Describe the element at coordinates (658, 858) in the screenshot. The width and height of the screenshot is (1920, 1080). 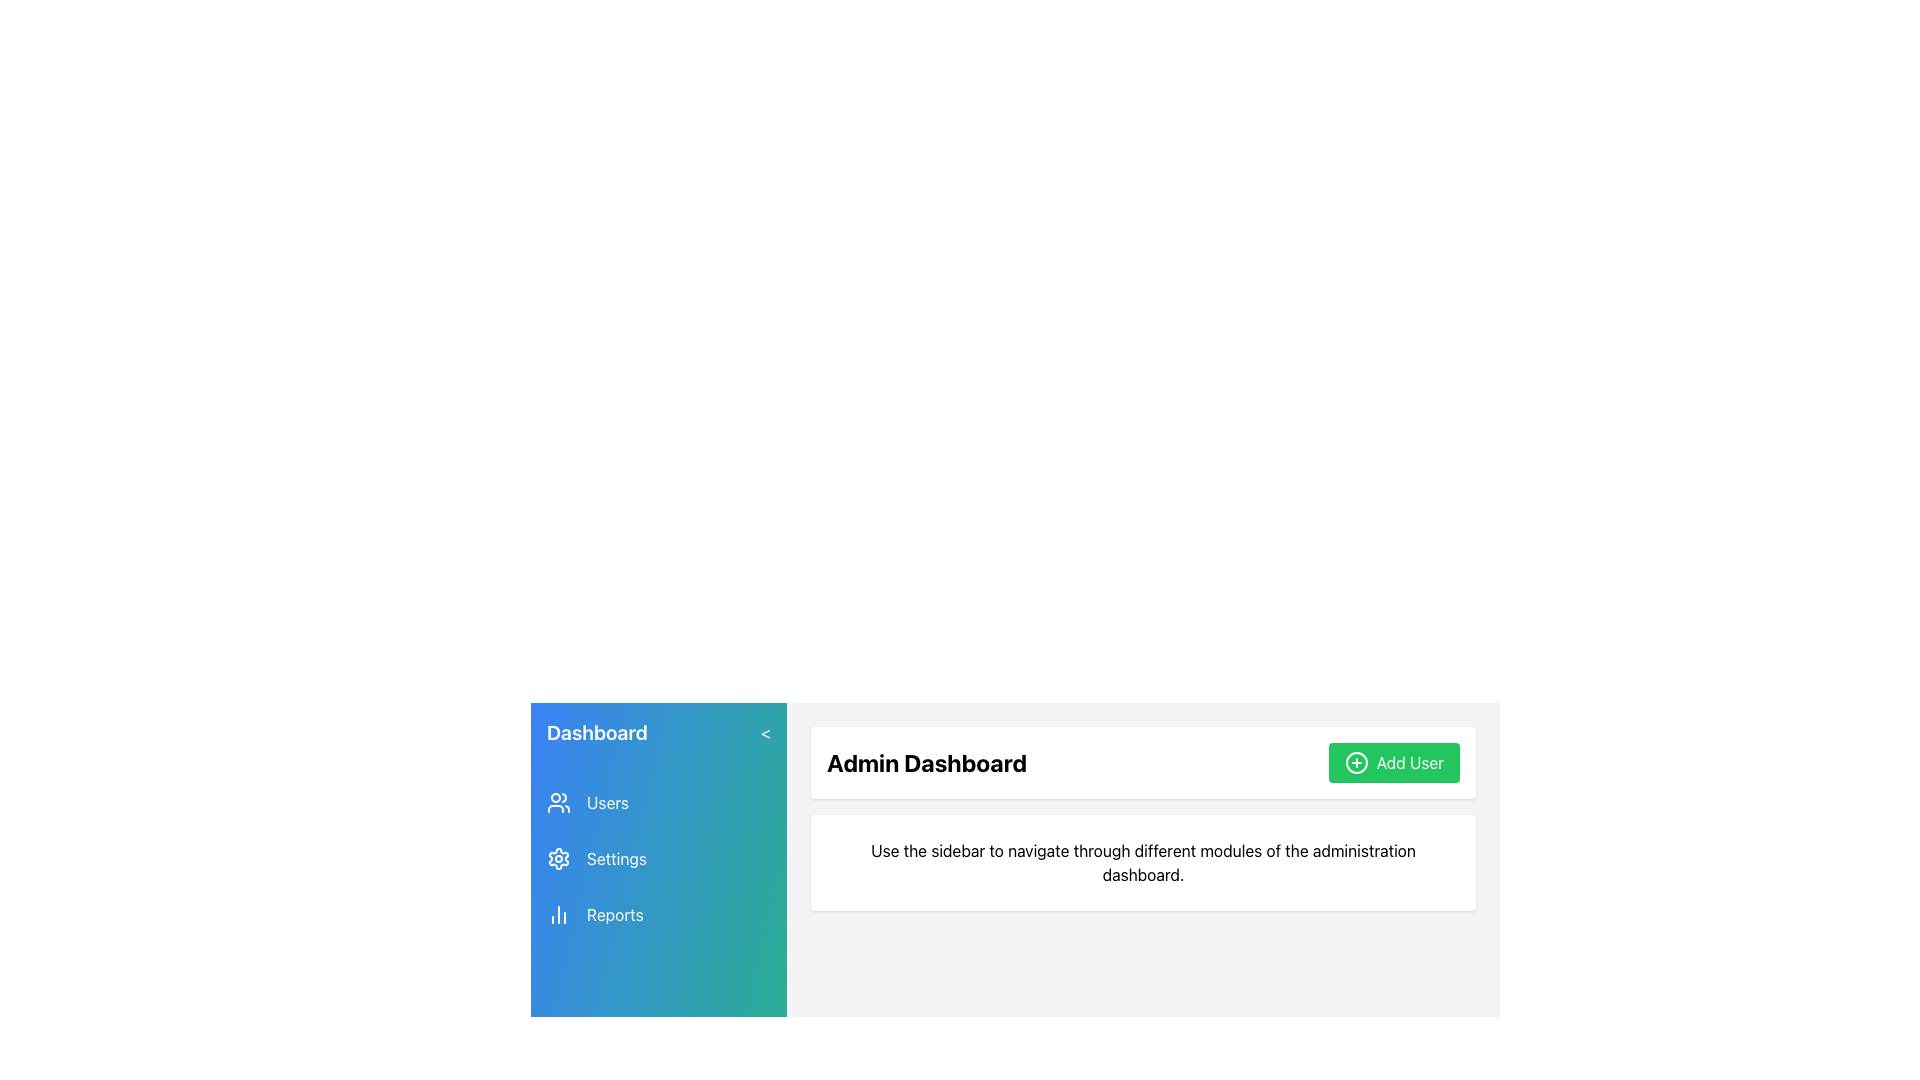
I see `the second menu item in the sidebar, which navigates to the 'Settings' section` at that location.